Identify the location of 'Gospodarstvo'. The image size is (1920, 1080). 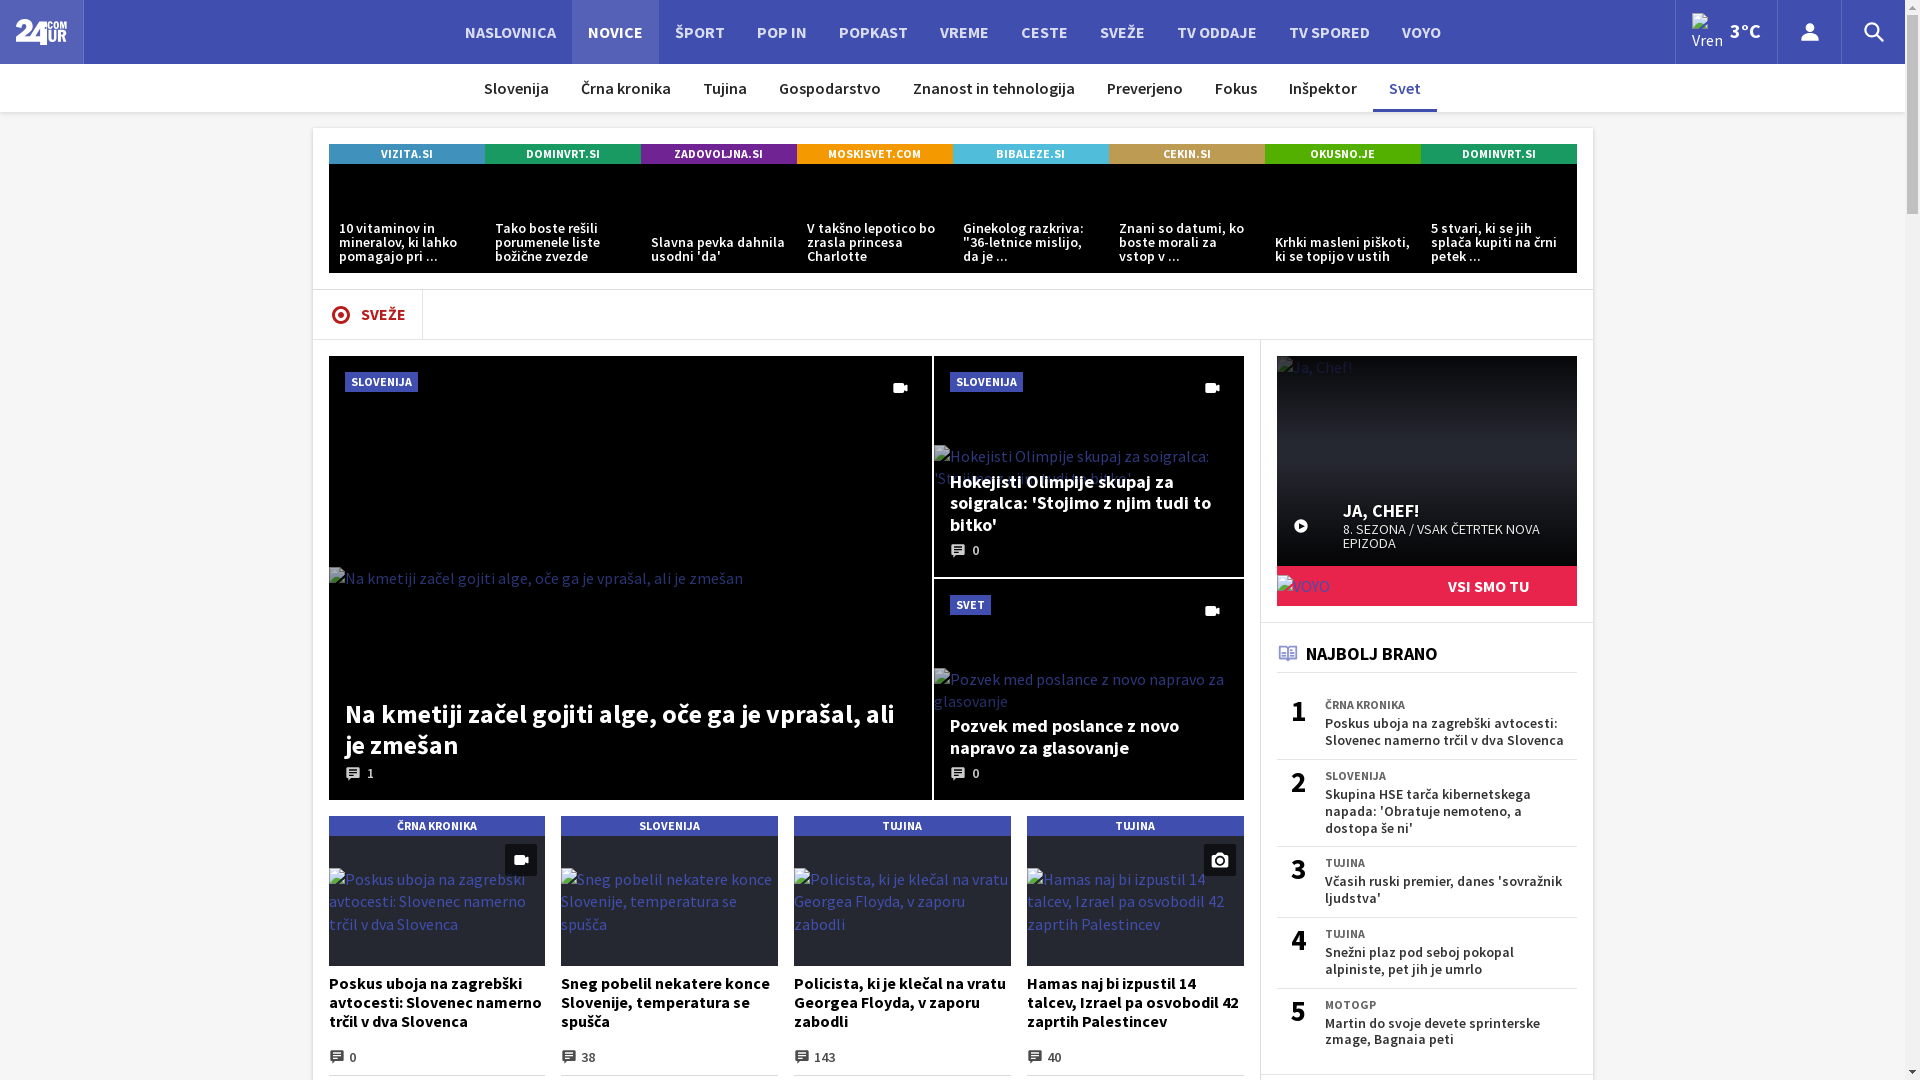
(762, 87).